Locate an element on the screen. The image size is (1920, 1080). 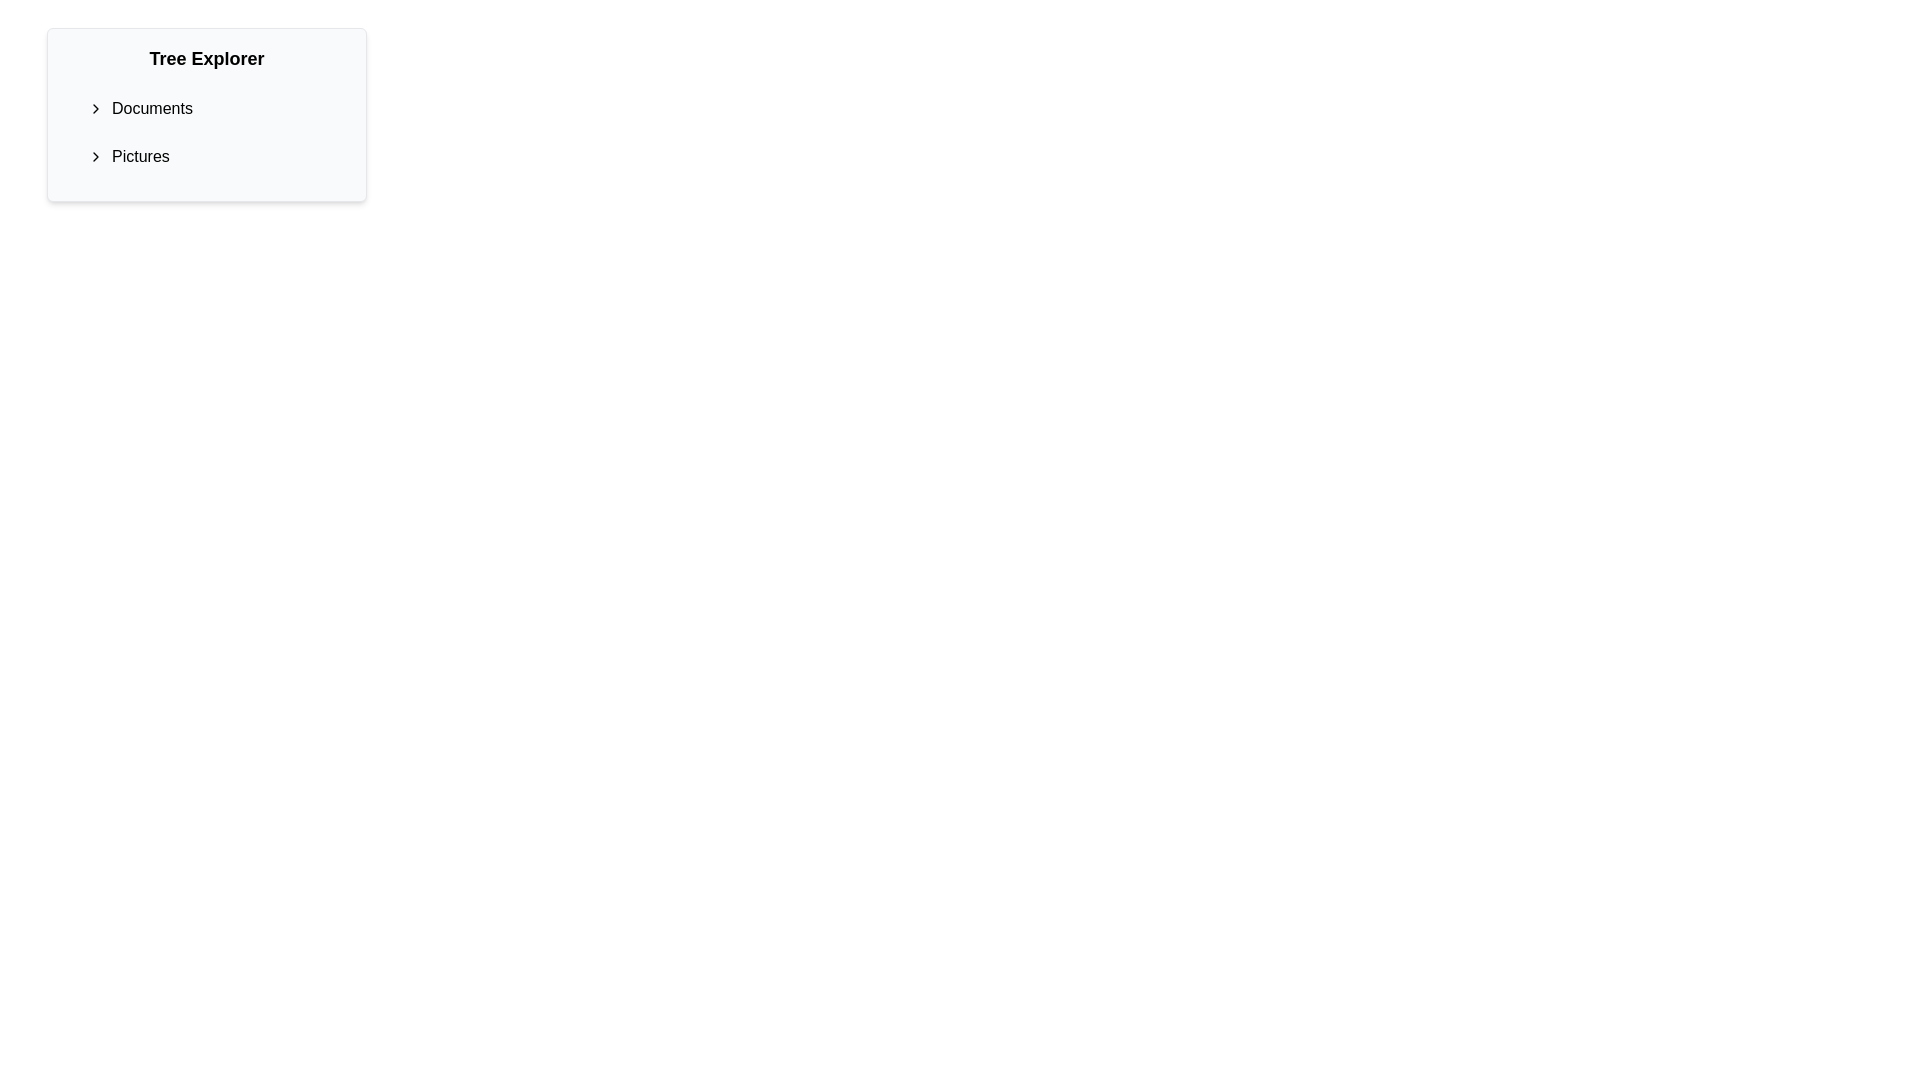
the chevron-shaped icon with a right-pointing arrow located to the left of the 'Pictures' label in the 'Tree Explorer' component is located at coordinates (99, 156).